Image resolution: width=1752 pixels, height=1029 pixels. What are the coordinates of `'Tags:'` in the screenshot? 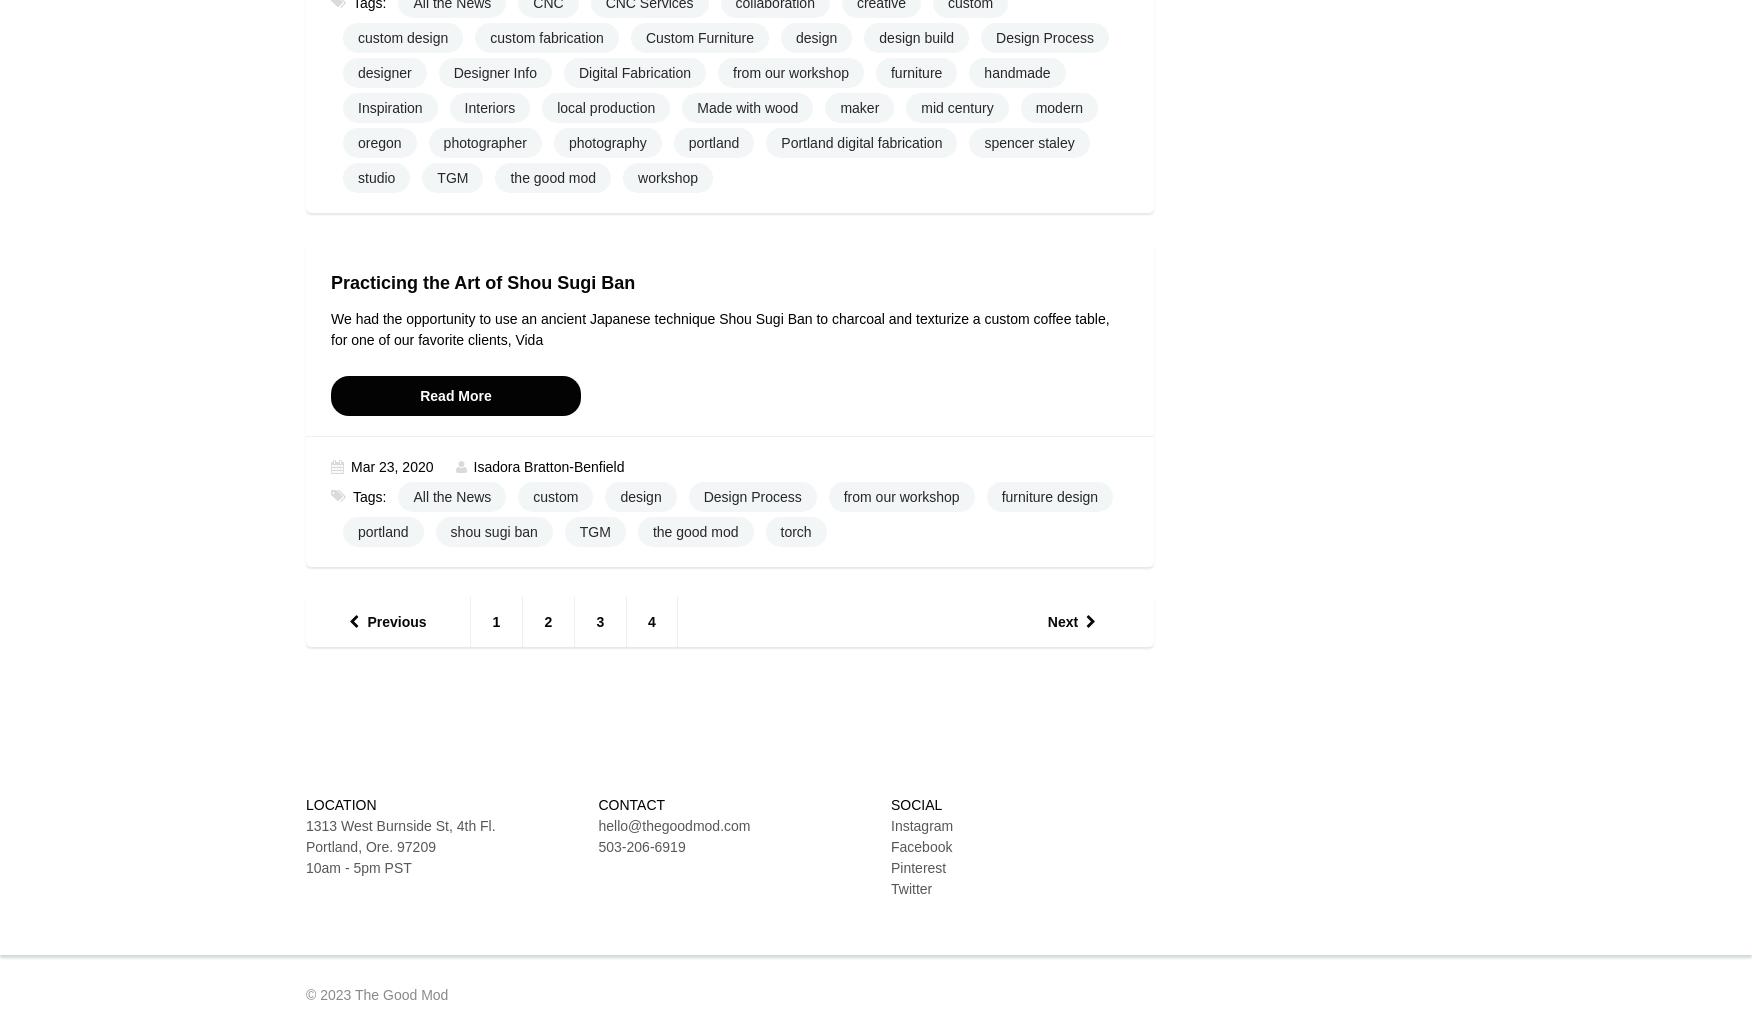 It's located at (368, 497).